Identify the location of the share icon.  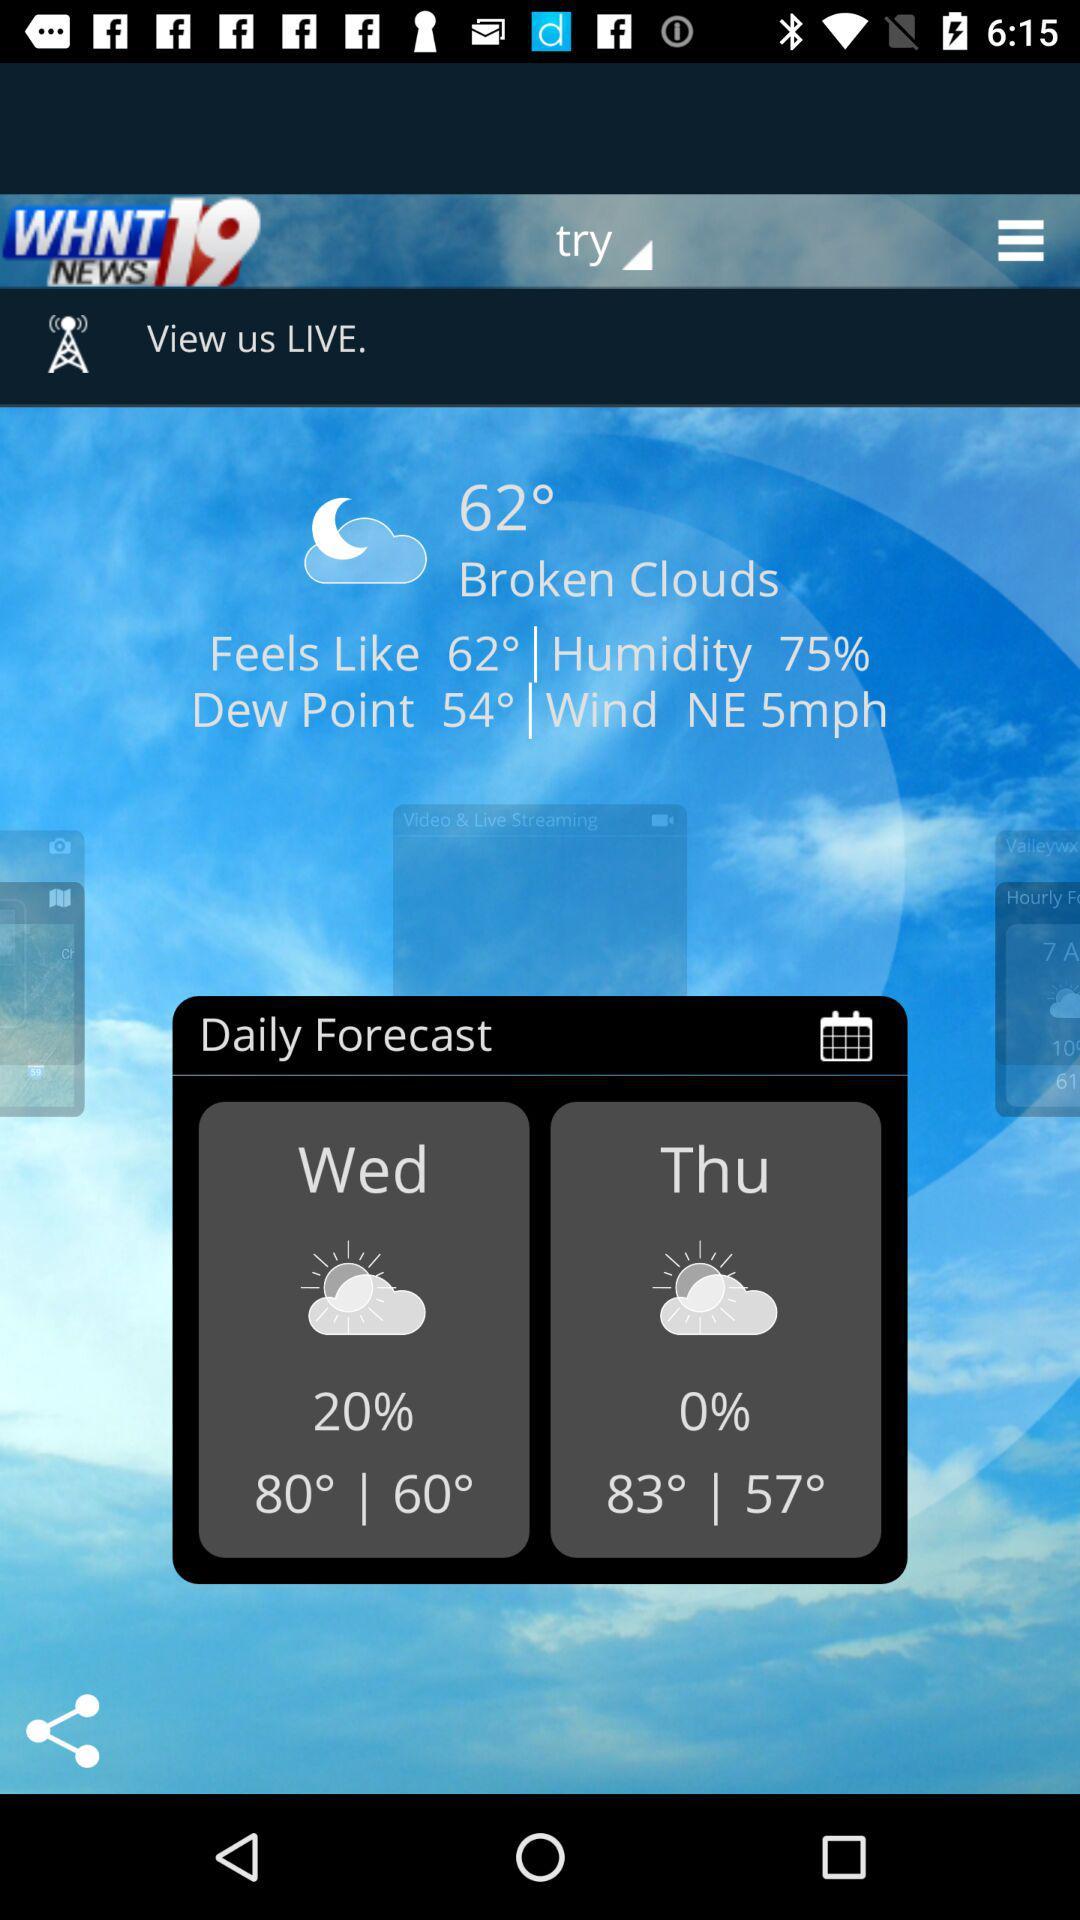
(61, 1730).